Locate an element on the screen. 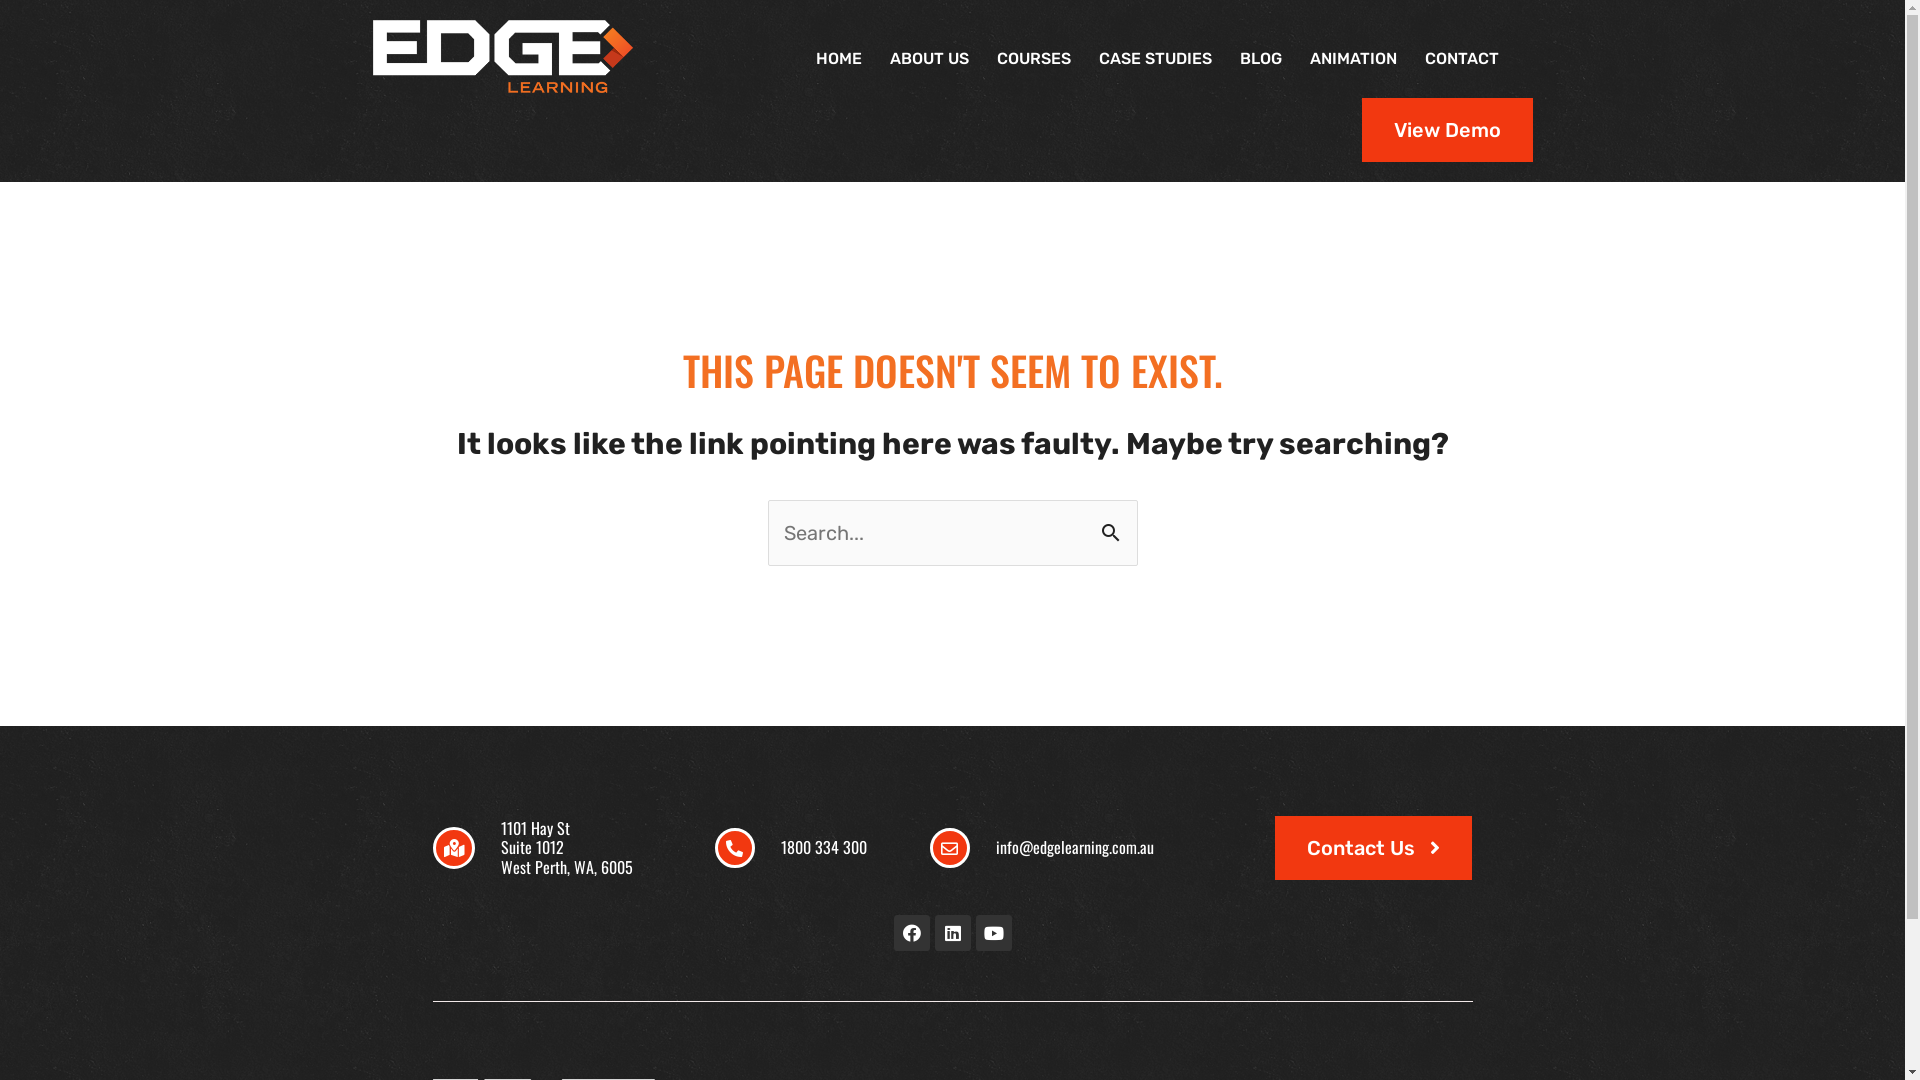  'Search' is located at coordinates (1090, 530).